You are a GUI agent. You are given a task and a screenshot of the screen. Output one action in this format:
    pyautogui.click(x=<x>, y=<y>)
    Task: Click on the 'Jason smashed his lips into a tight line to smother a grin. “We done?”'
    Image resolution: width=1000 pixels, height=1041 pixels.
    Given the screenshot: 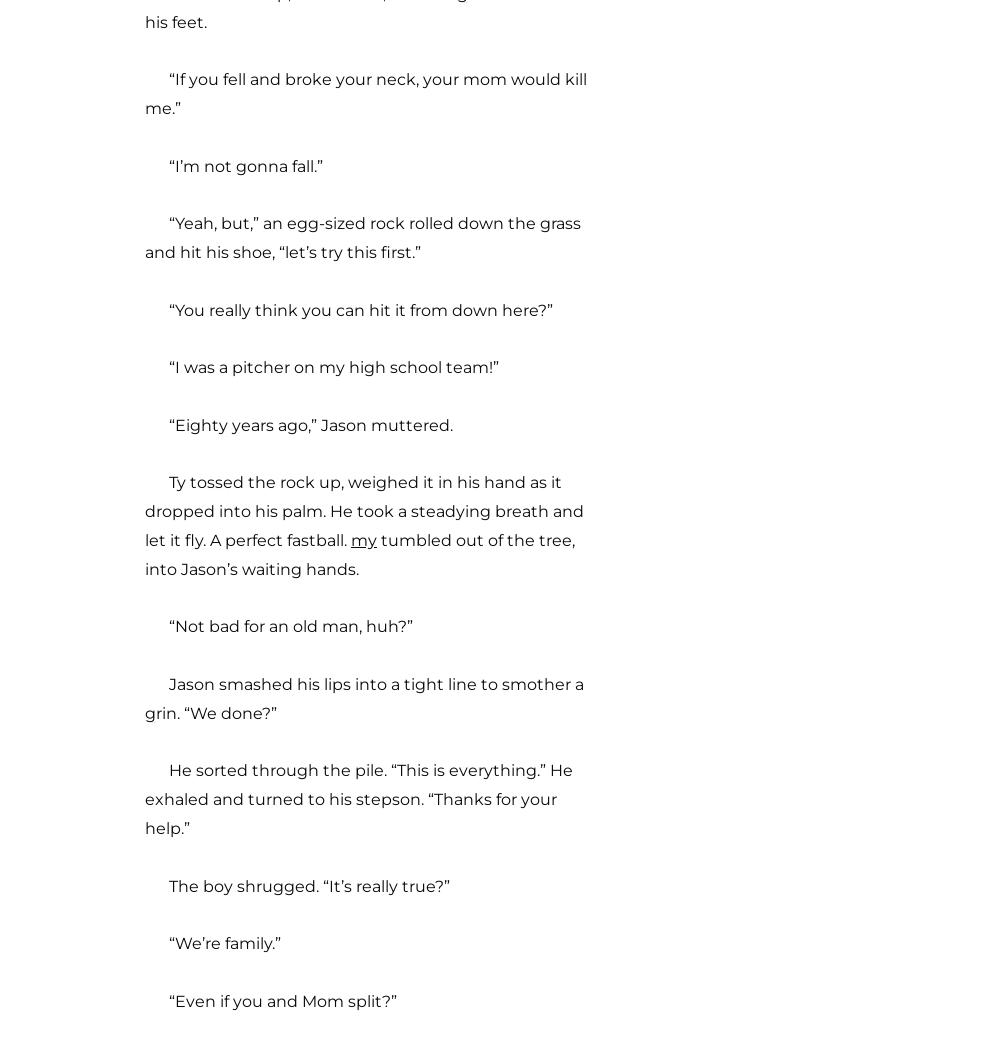 What is the action you would take?
    pyautogui.click(x=363, y=696)
    